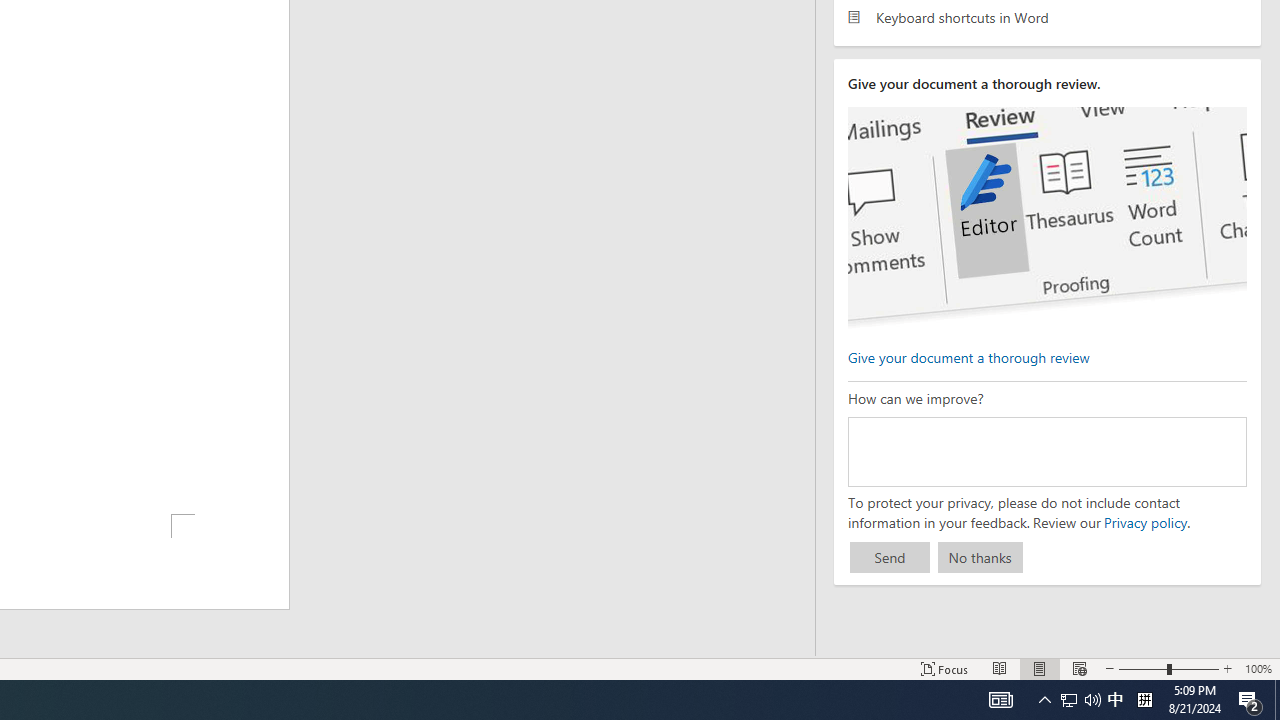  I want to click on 'Print Layout', so click(1040, 669).